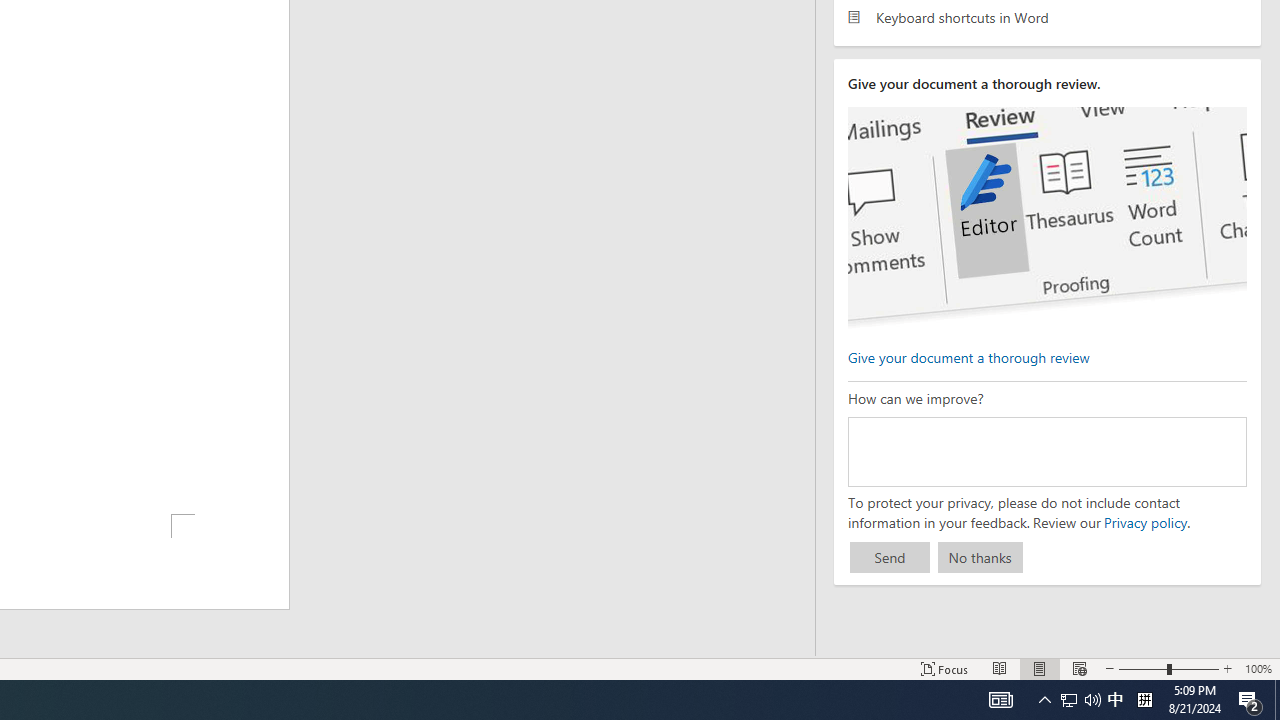  I want to click on 'Print Layout', so click(1040, 669).